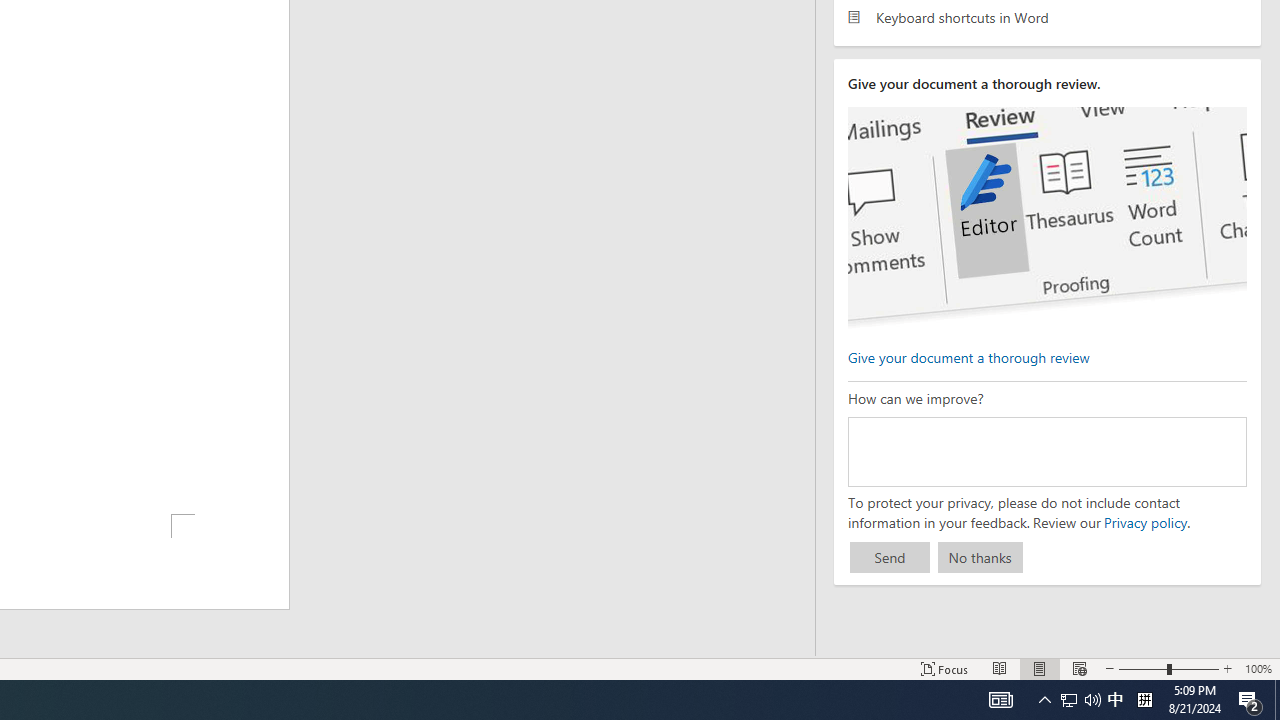  I want to click on 'Print Layout', so click(1040, 669).